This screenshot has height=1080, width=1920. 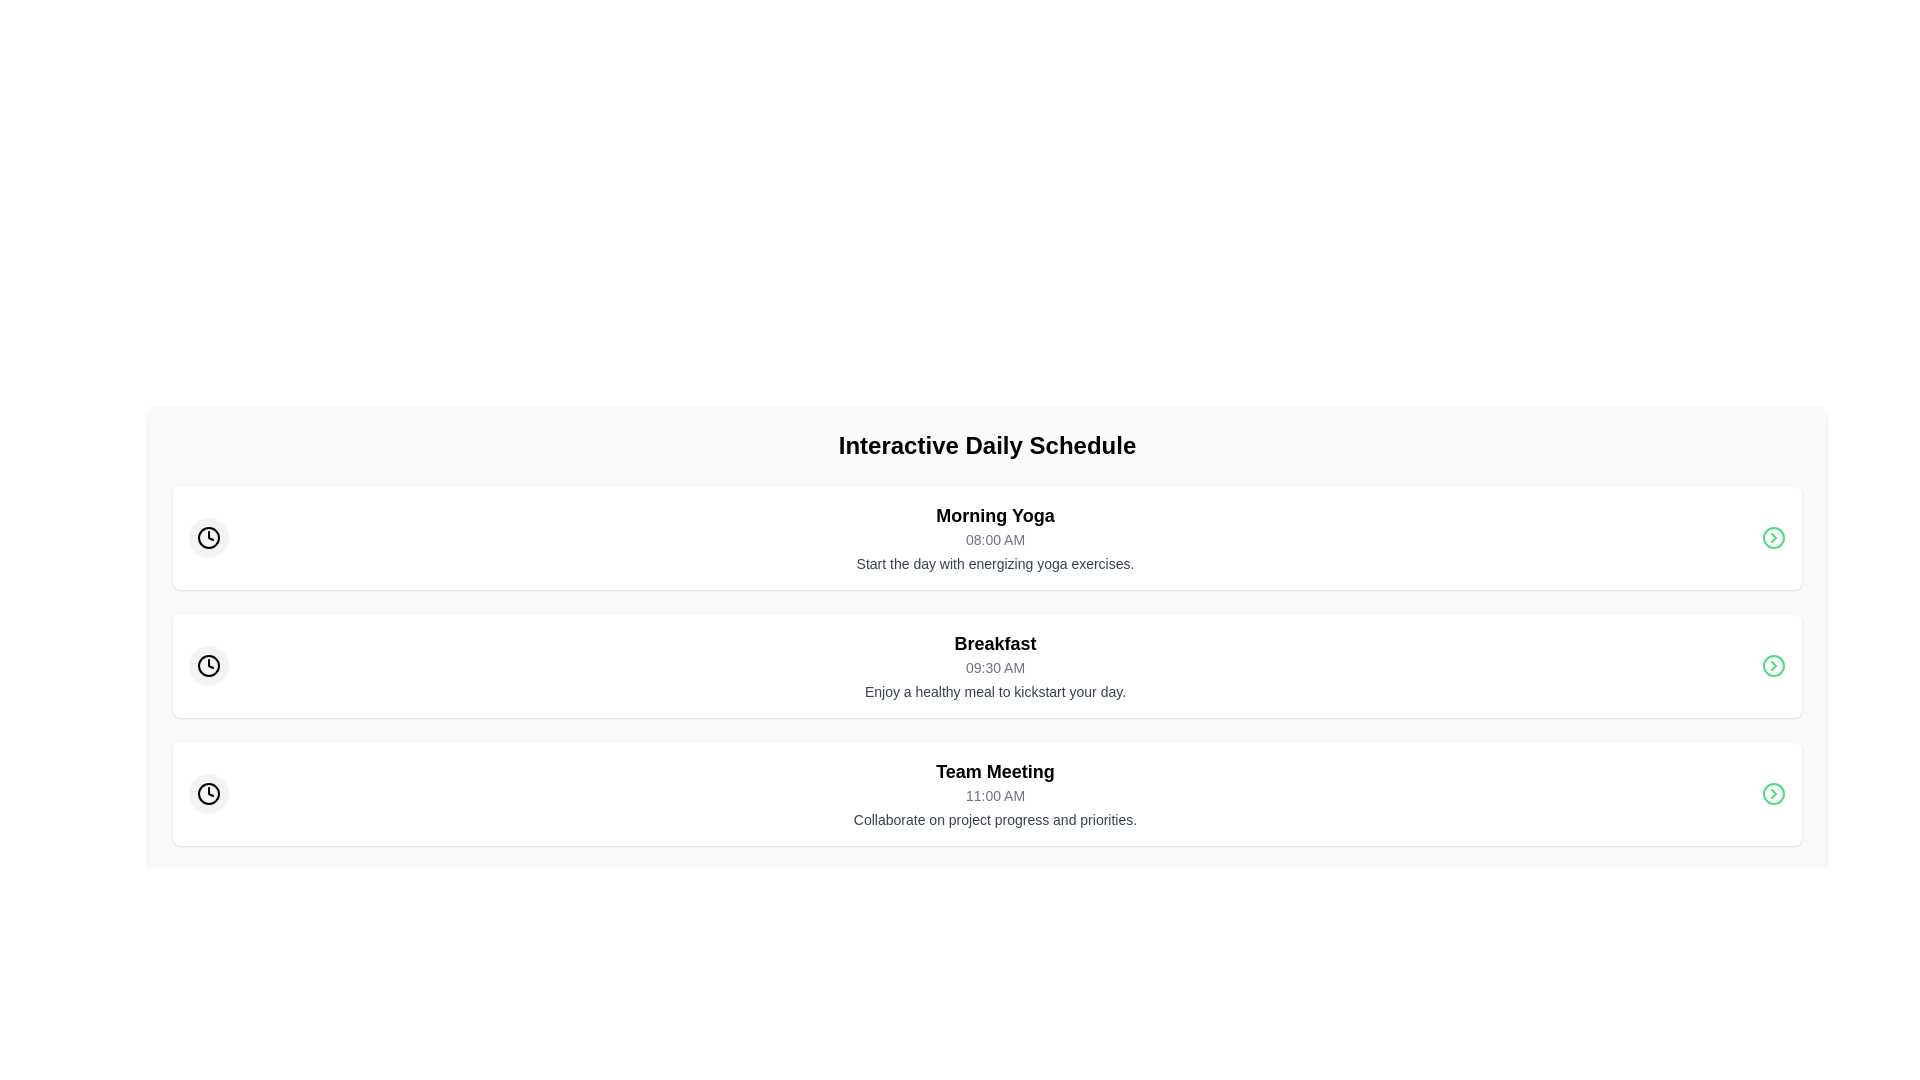 I want to click on the SVG-based Icon button located in the rightmost part of the 'Morning Yoga' card, so click(x=1774, y=536).